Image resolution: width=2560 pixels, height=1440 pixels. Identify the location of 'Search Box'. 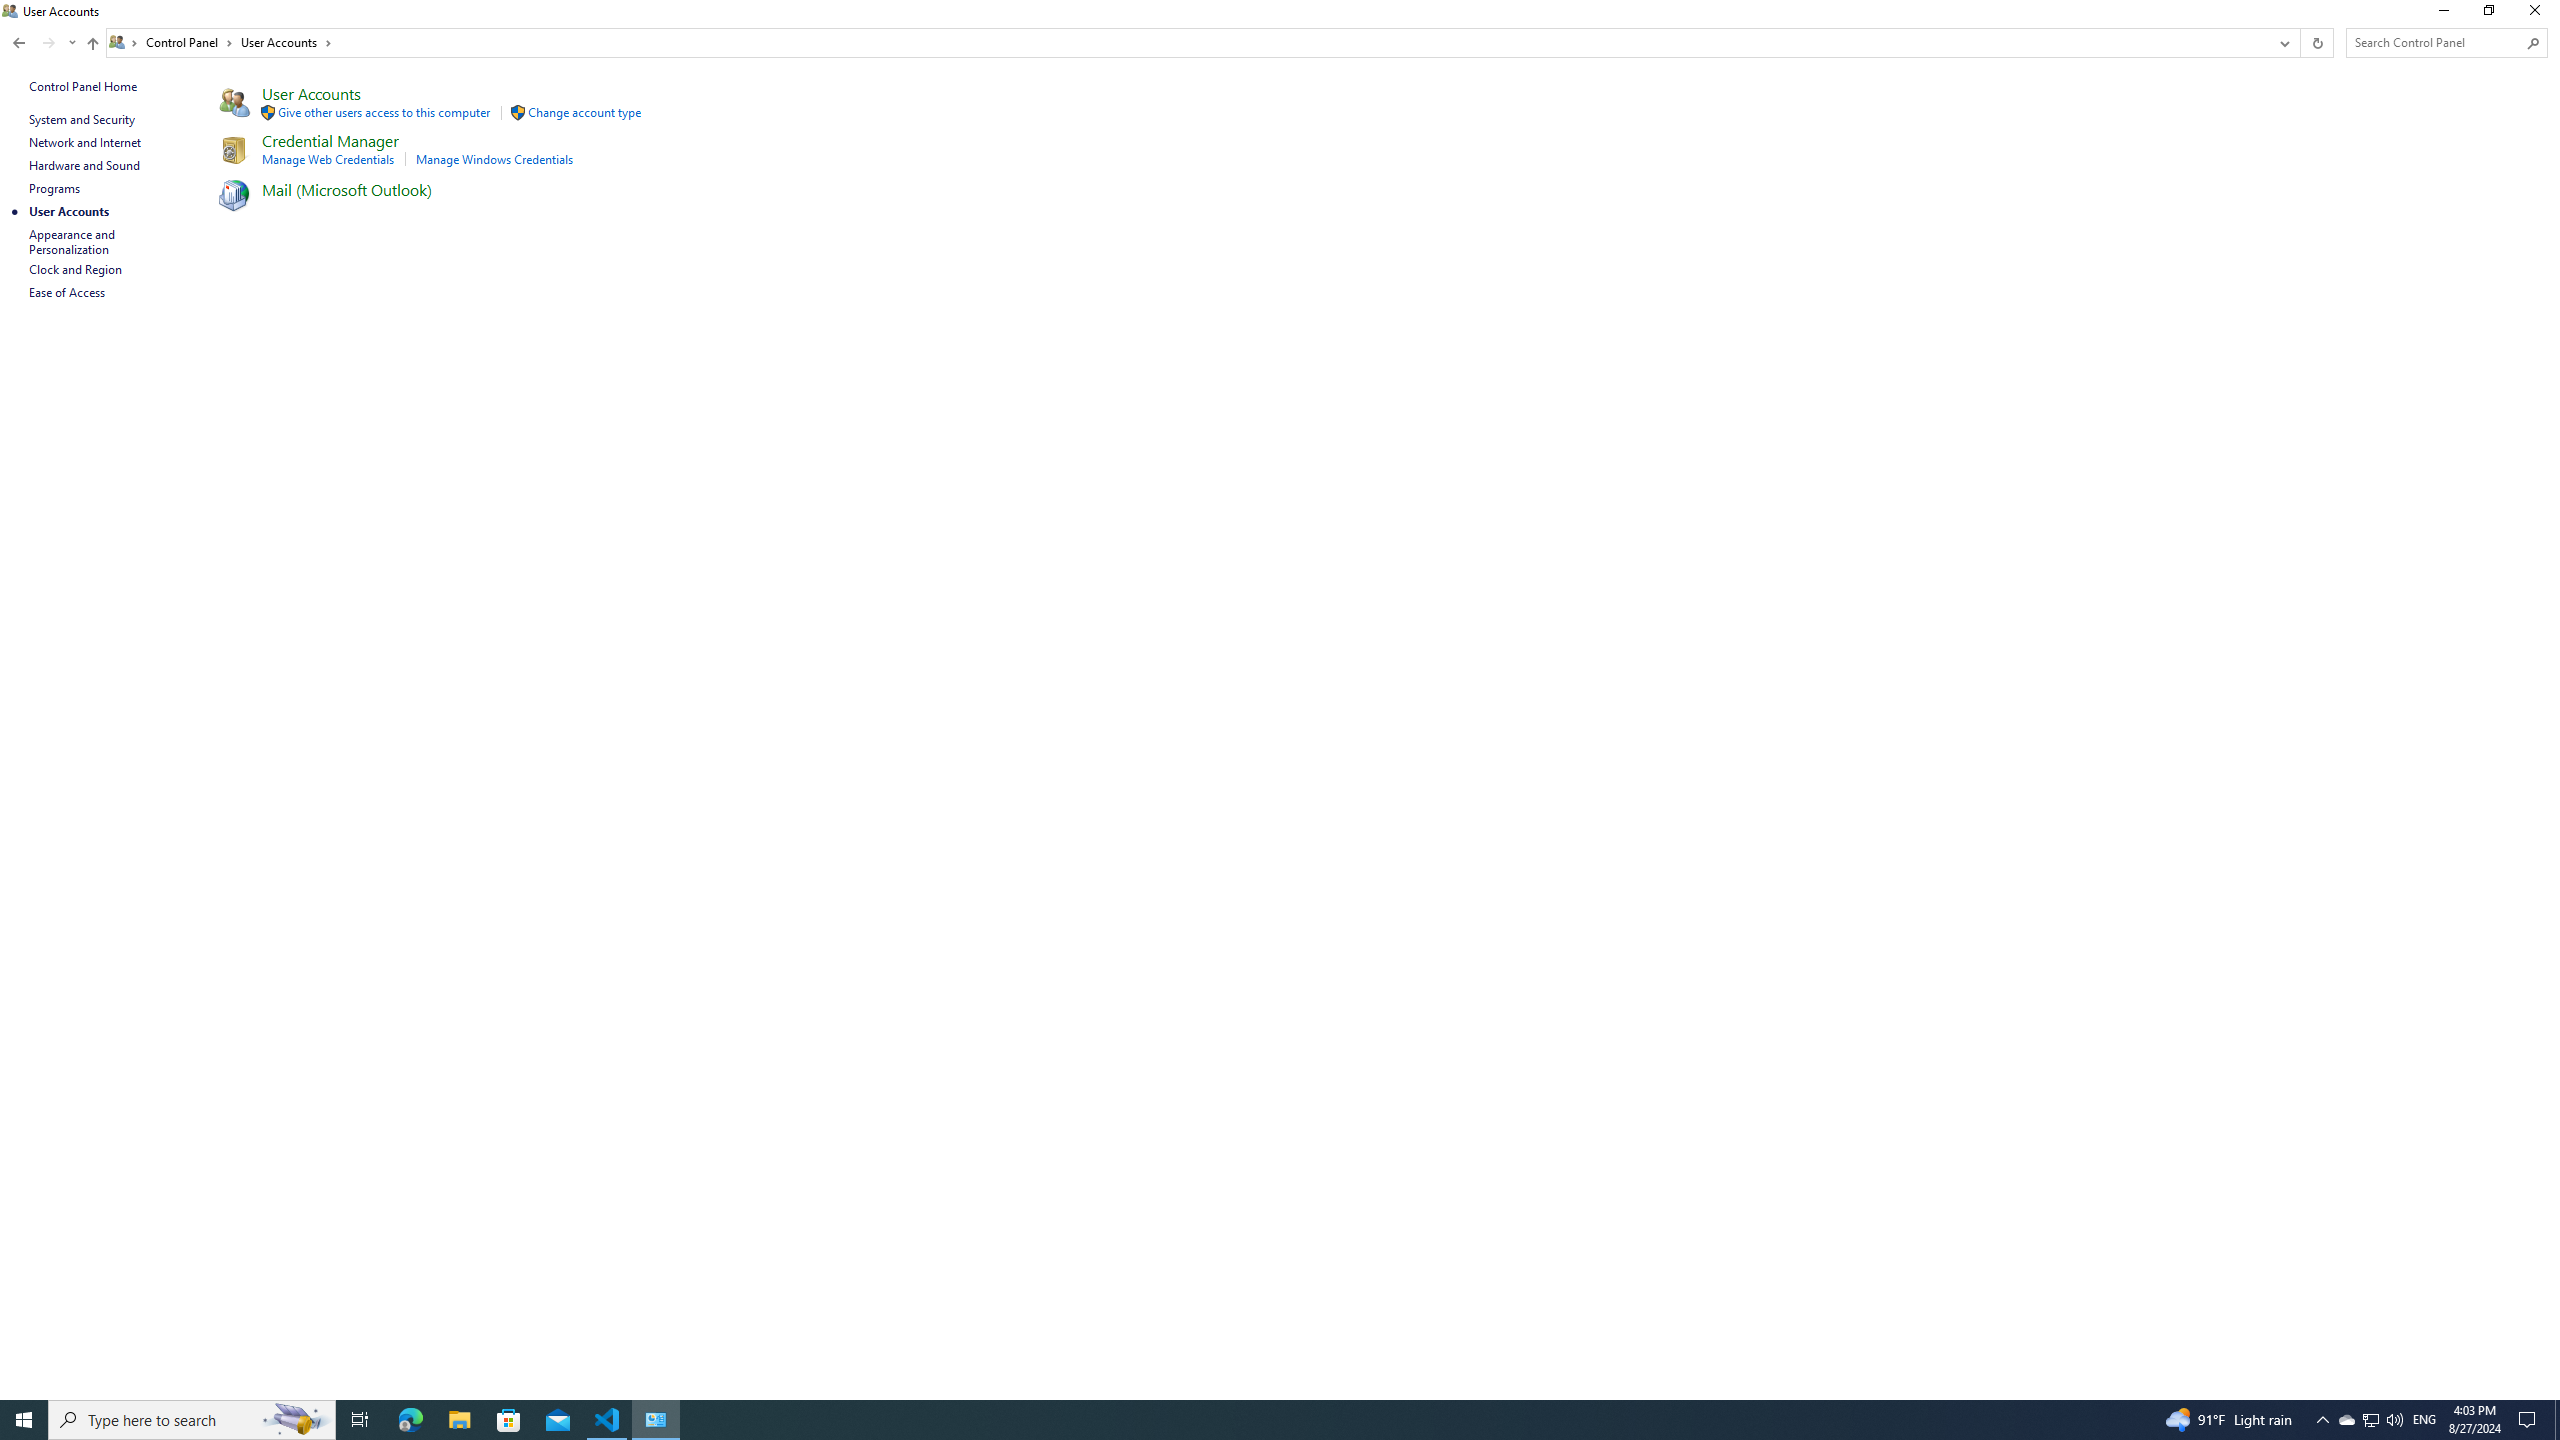
(2437, 42).